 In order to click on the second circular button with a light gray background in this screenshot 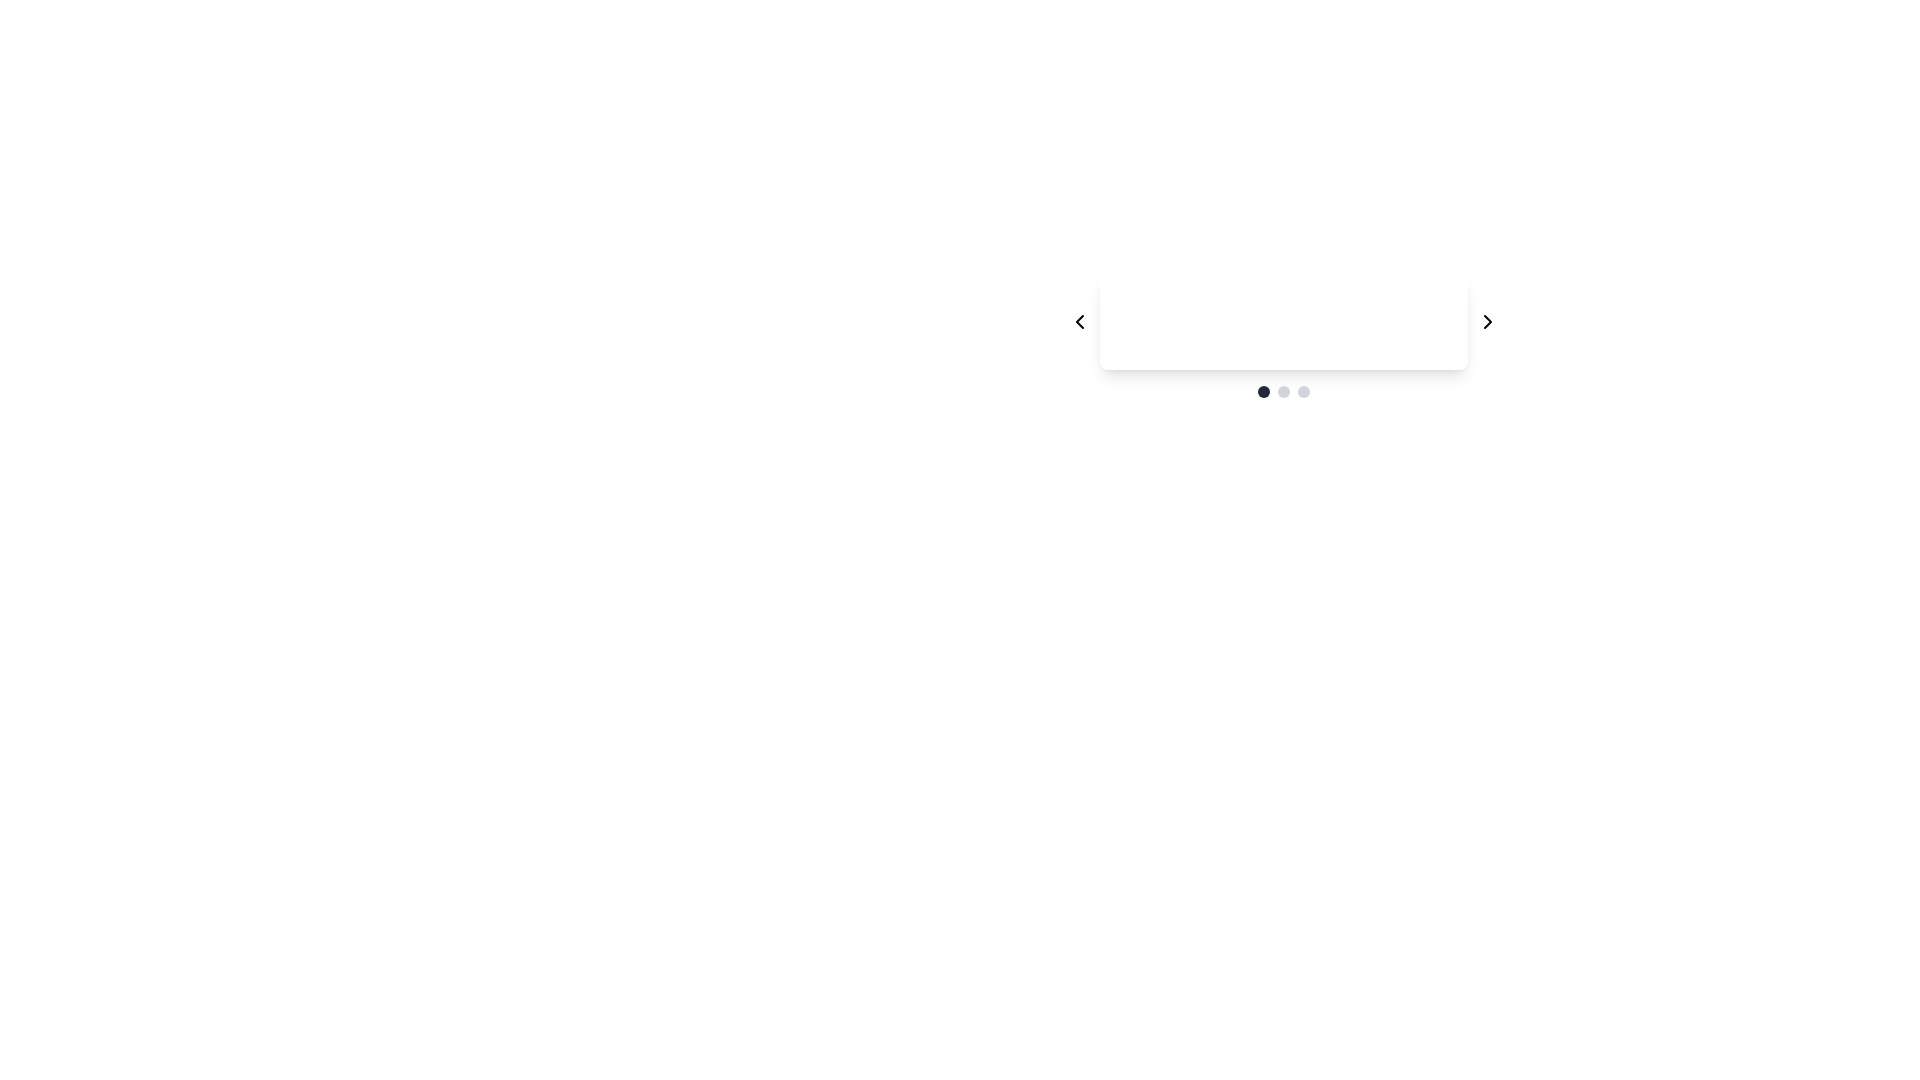, I will do `click(1283, 392)`.